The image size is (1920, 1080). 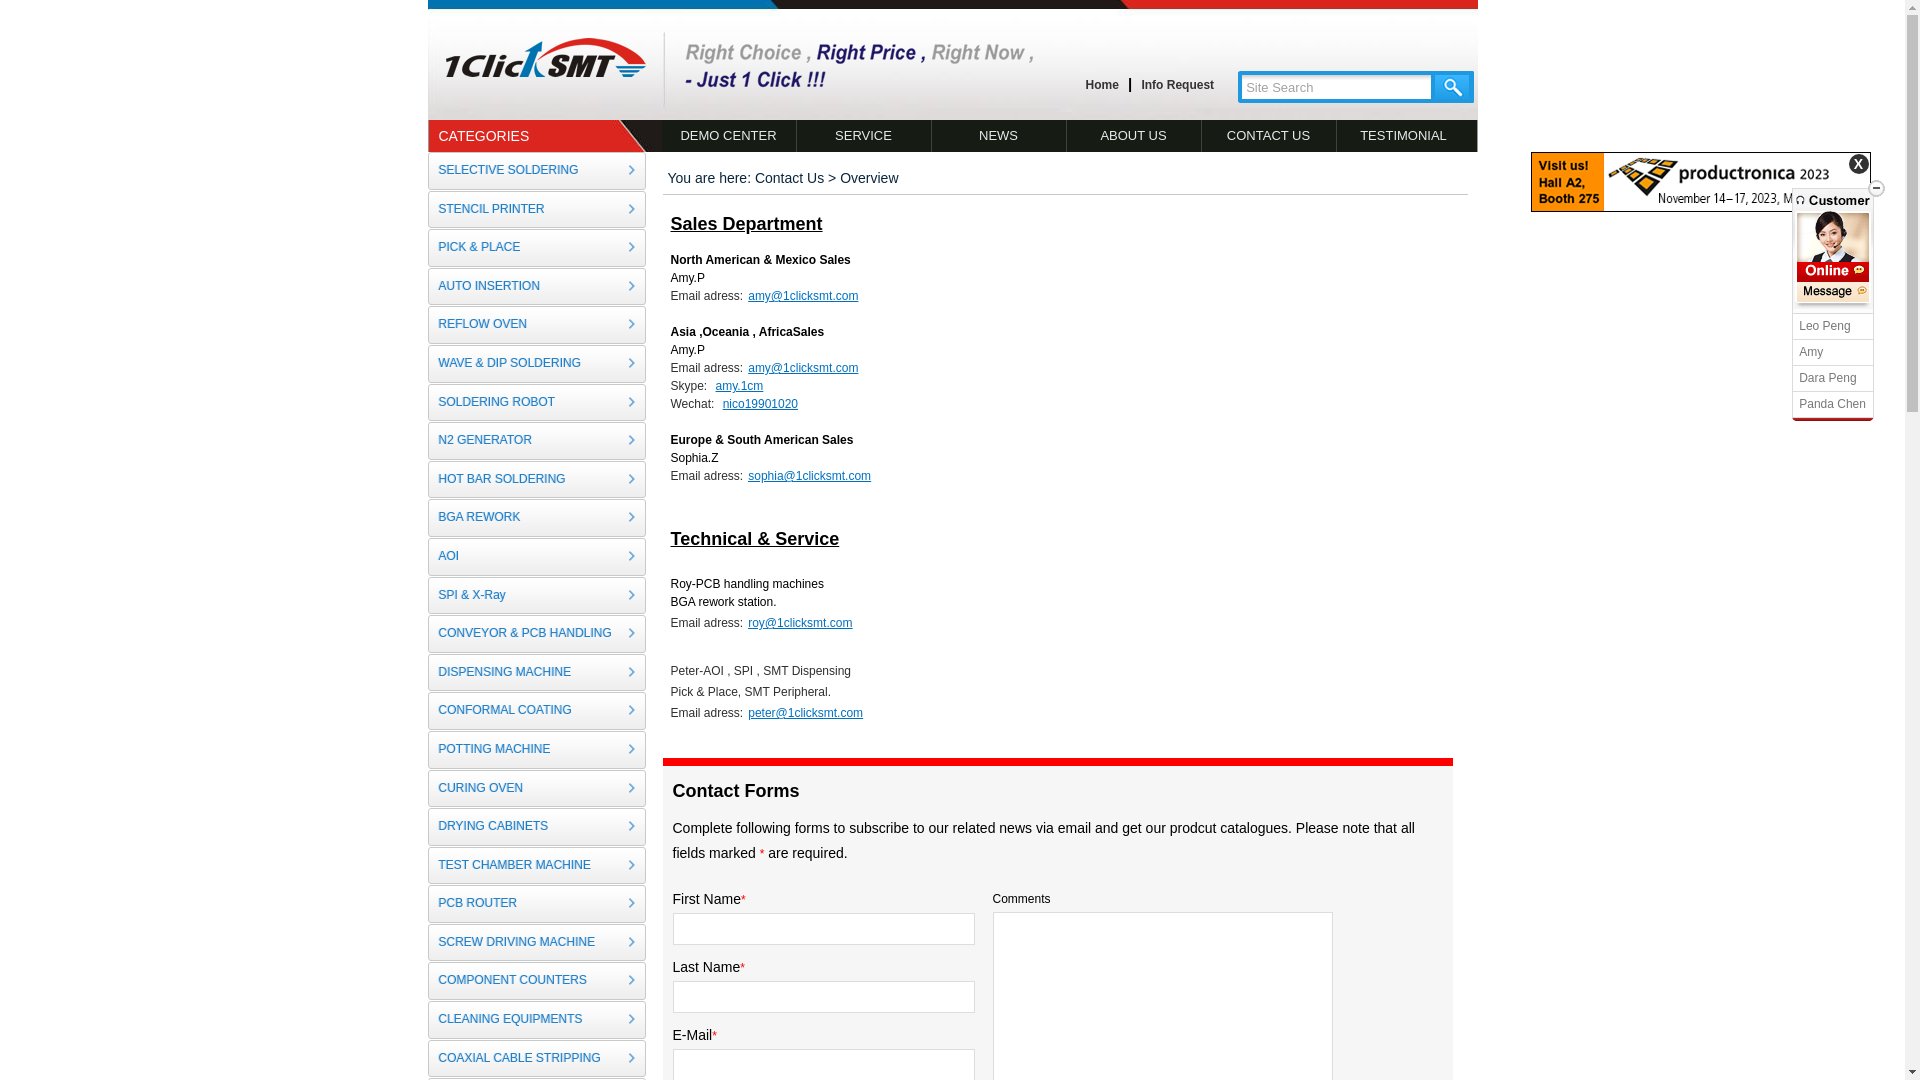 I want to click on 'BGA REWORK', so click(x=537, y=516).